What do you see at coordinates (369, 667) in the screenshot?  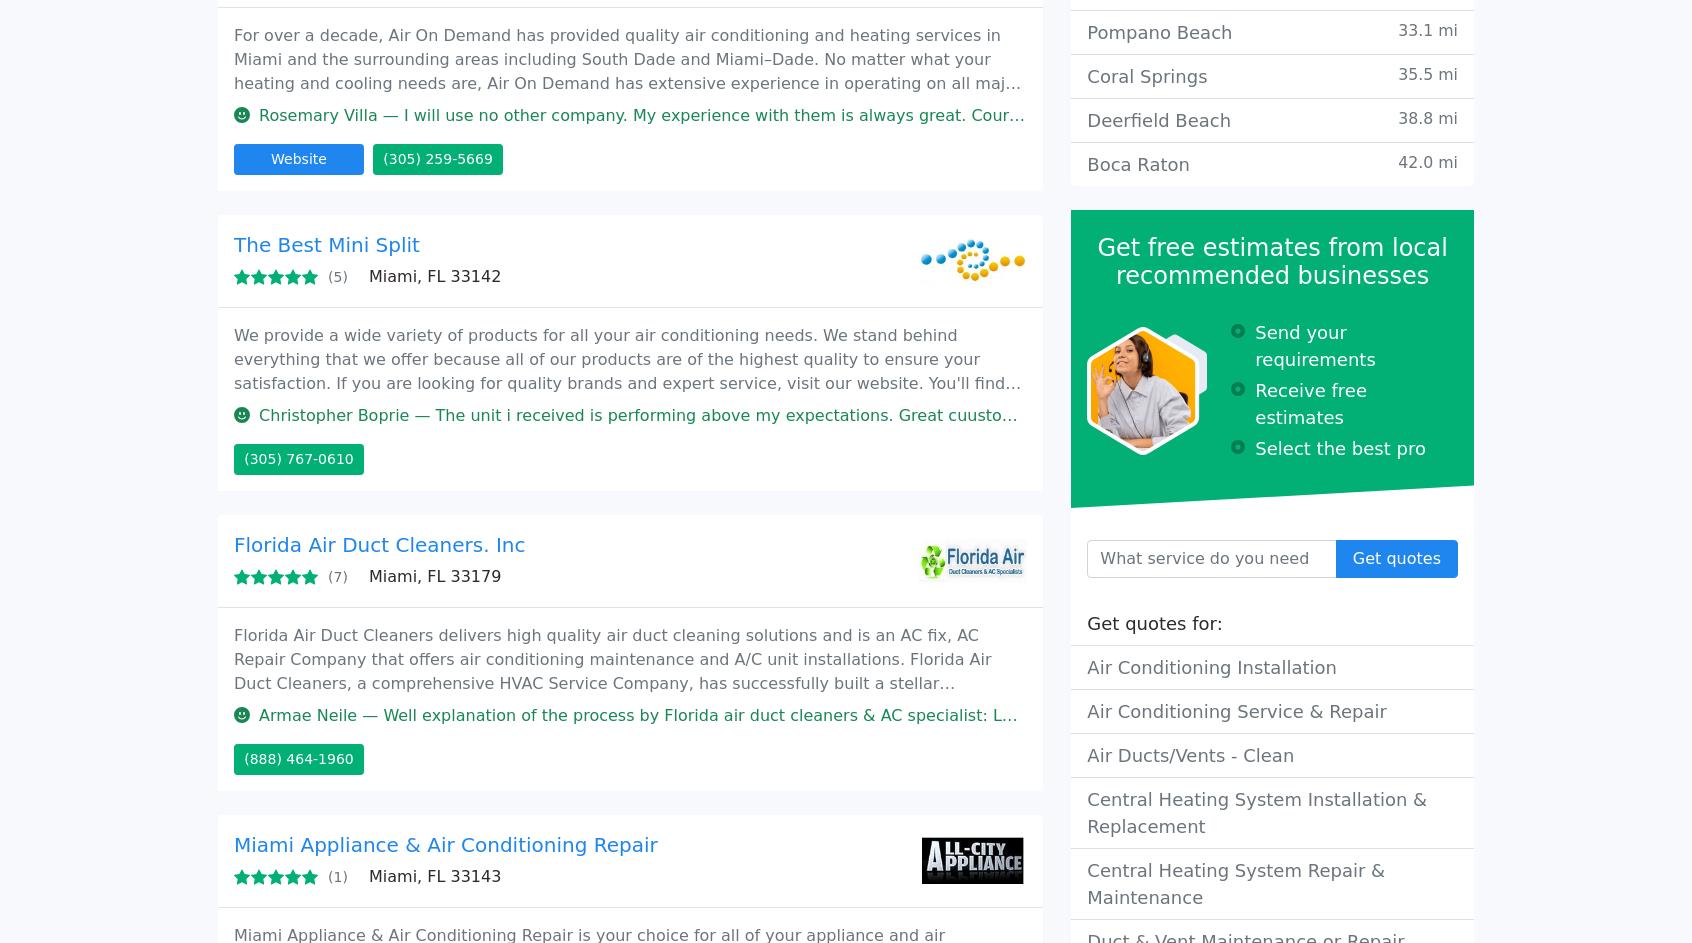 I see `'Miami, FL 33131'` at bounding box center [369, 667].